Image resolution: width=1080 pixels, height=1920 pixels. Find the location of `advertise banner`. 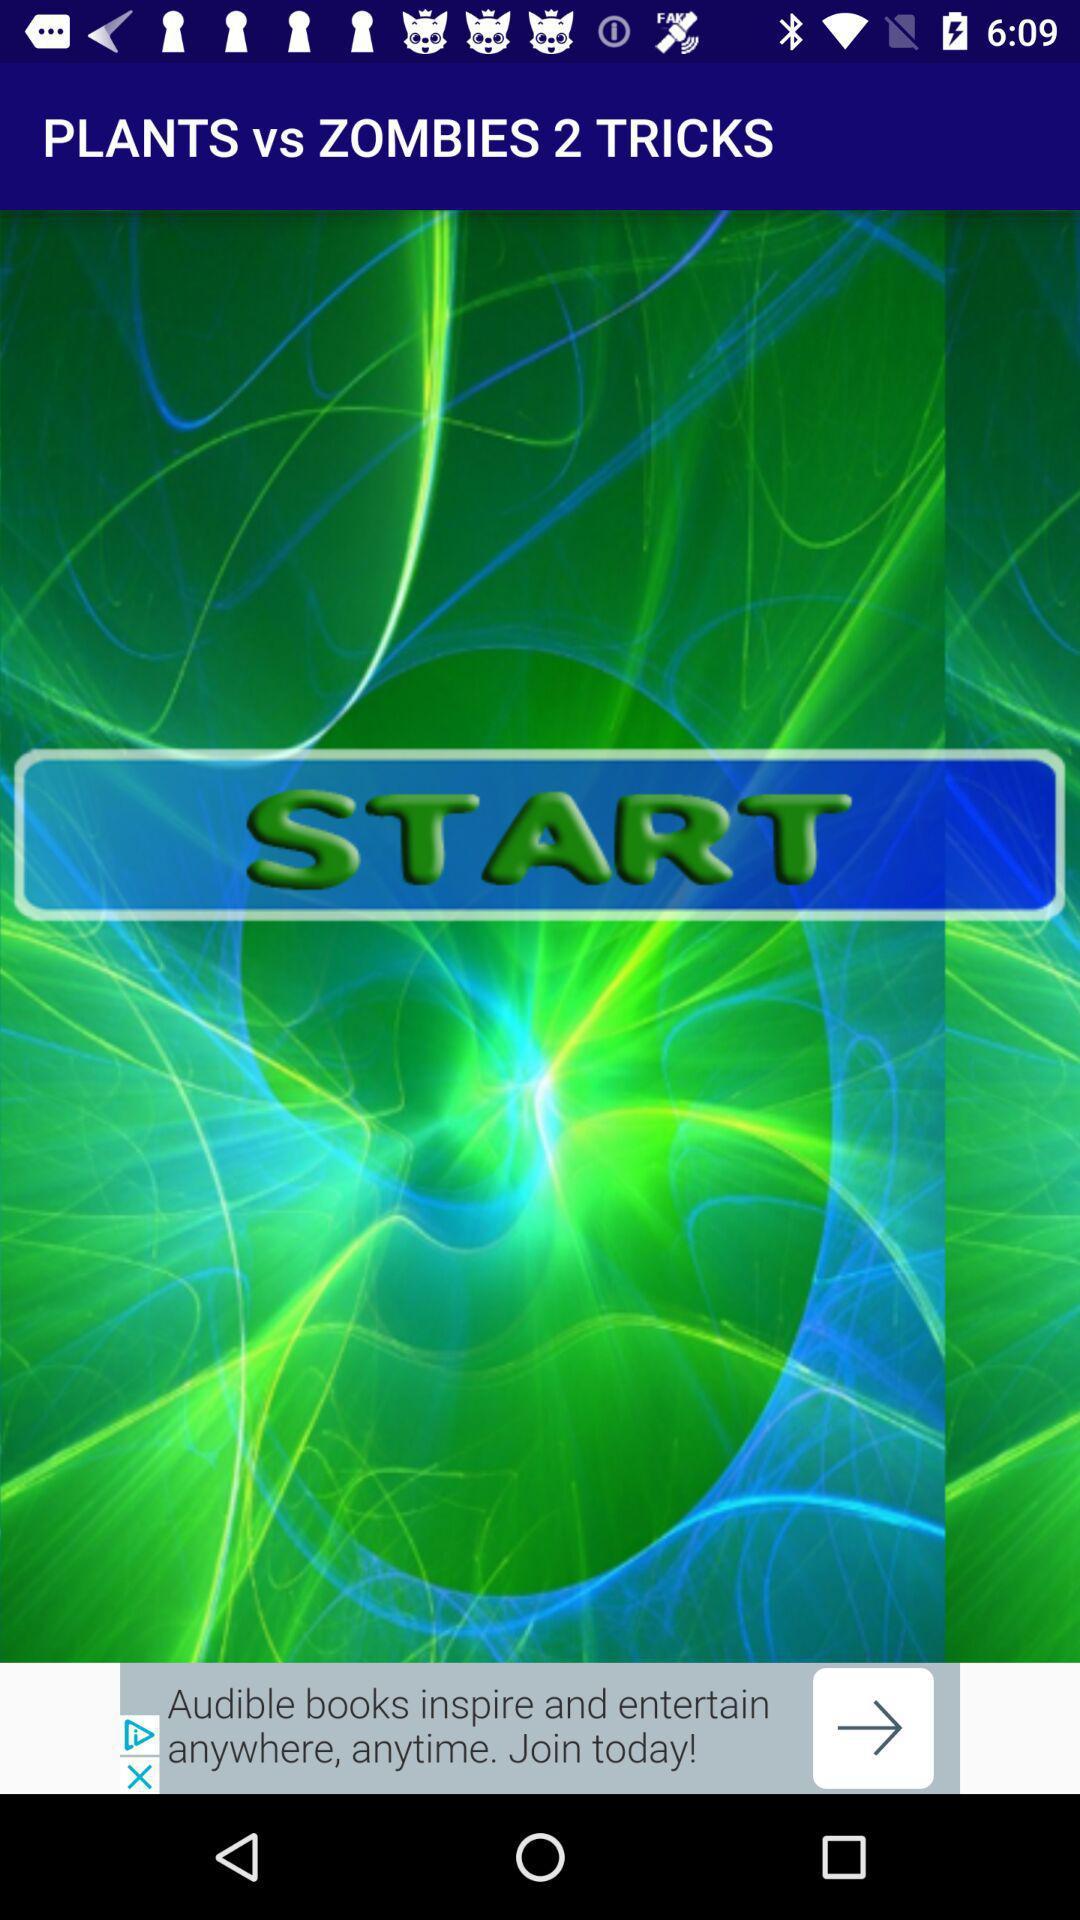

advertise banner is located at coordinates (540, 1727).